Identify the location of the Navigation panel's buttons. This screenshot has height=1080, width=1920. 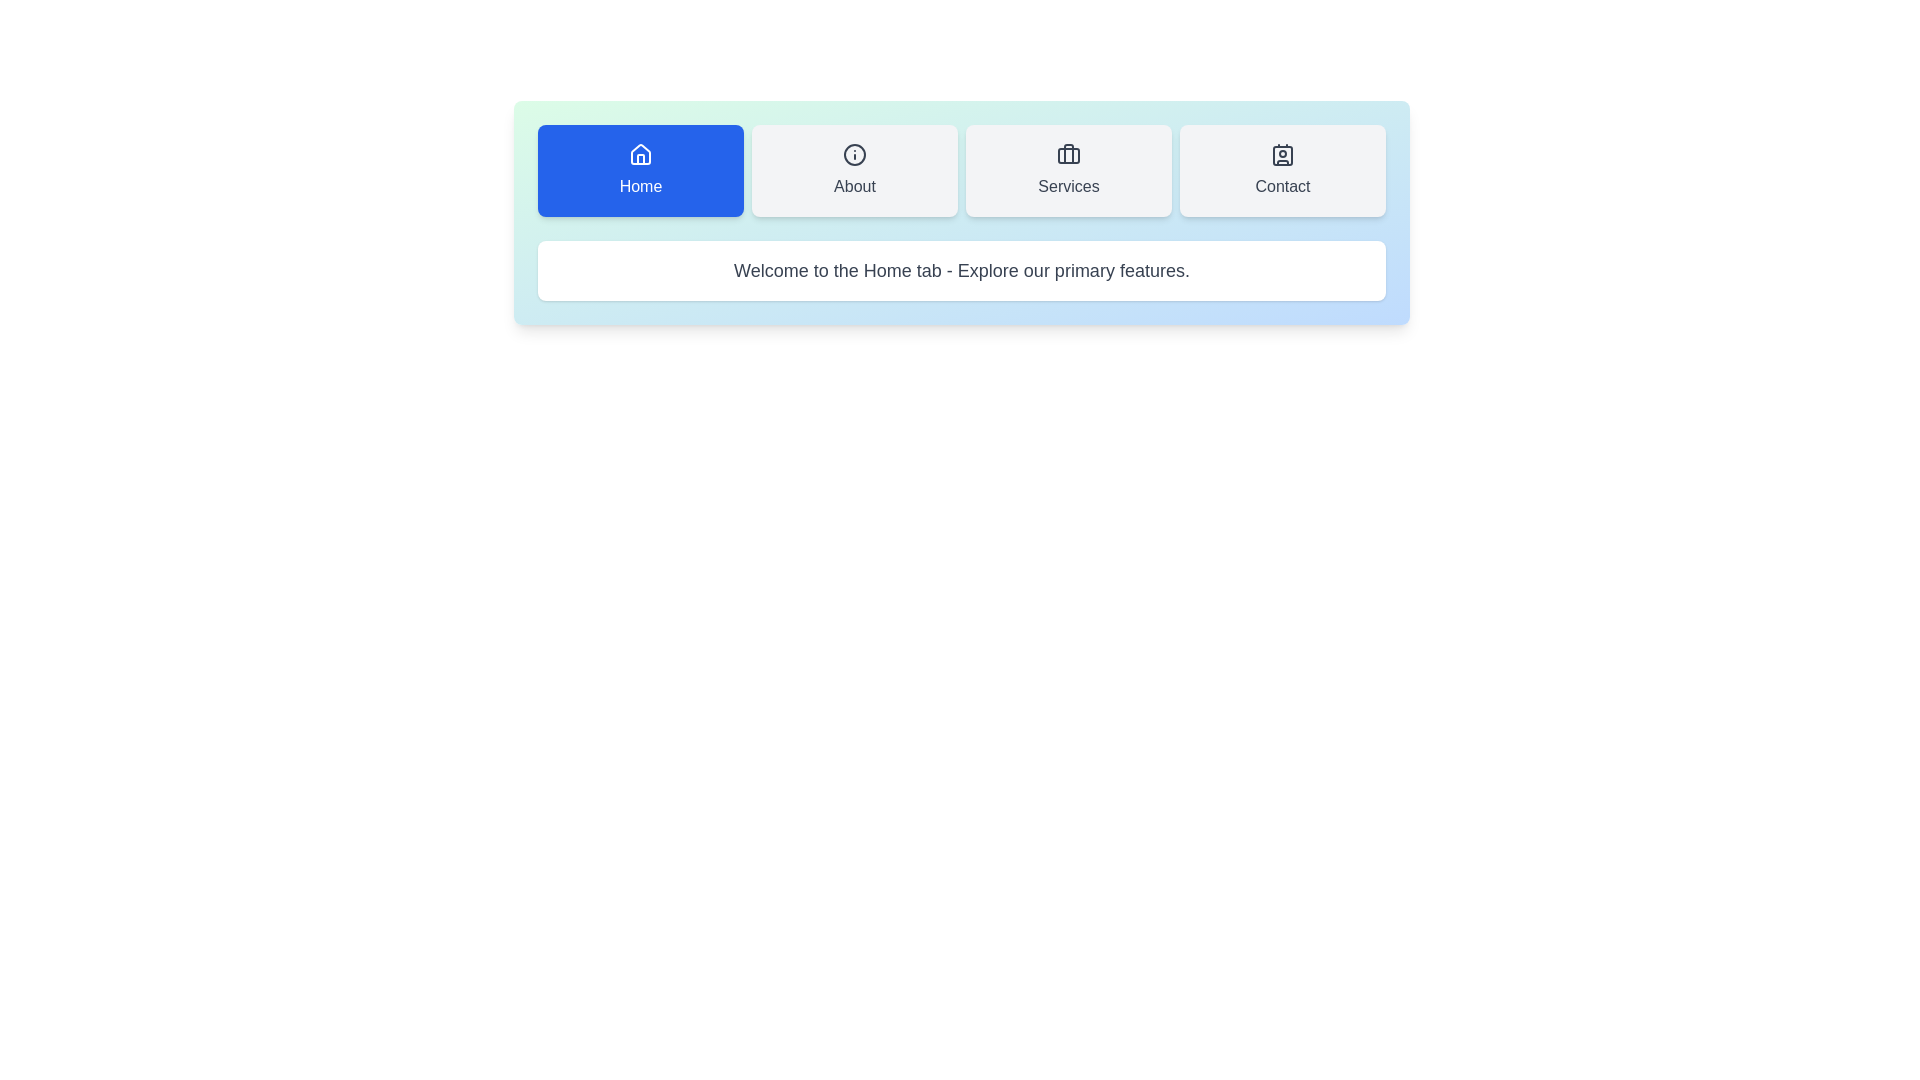
(961, 212).